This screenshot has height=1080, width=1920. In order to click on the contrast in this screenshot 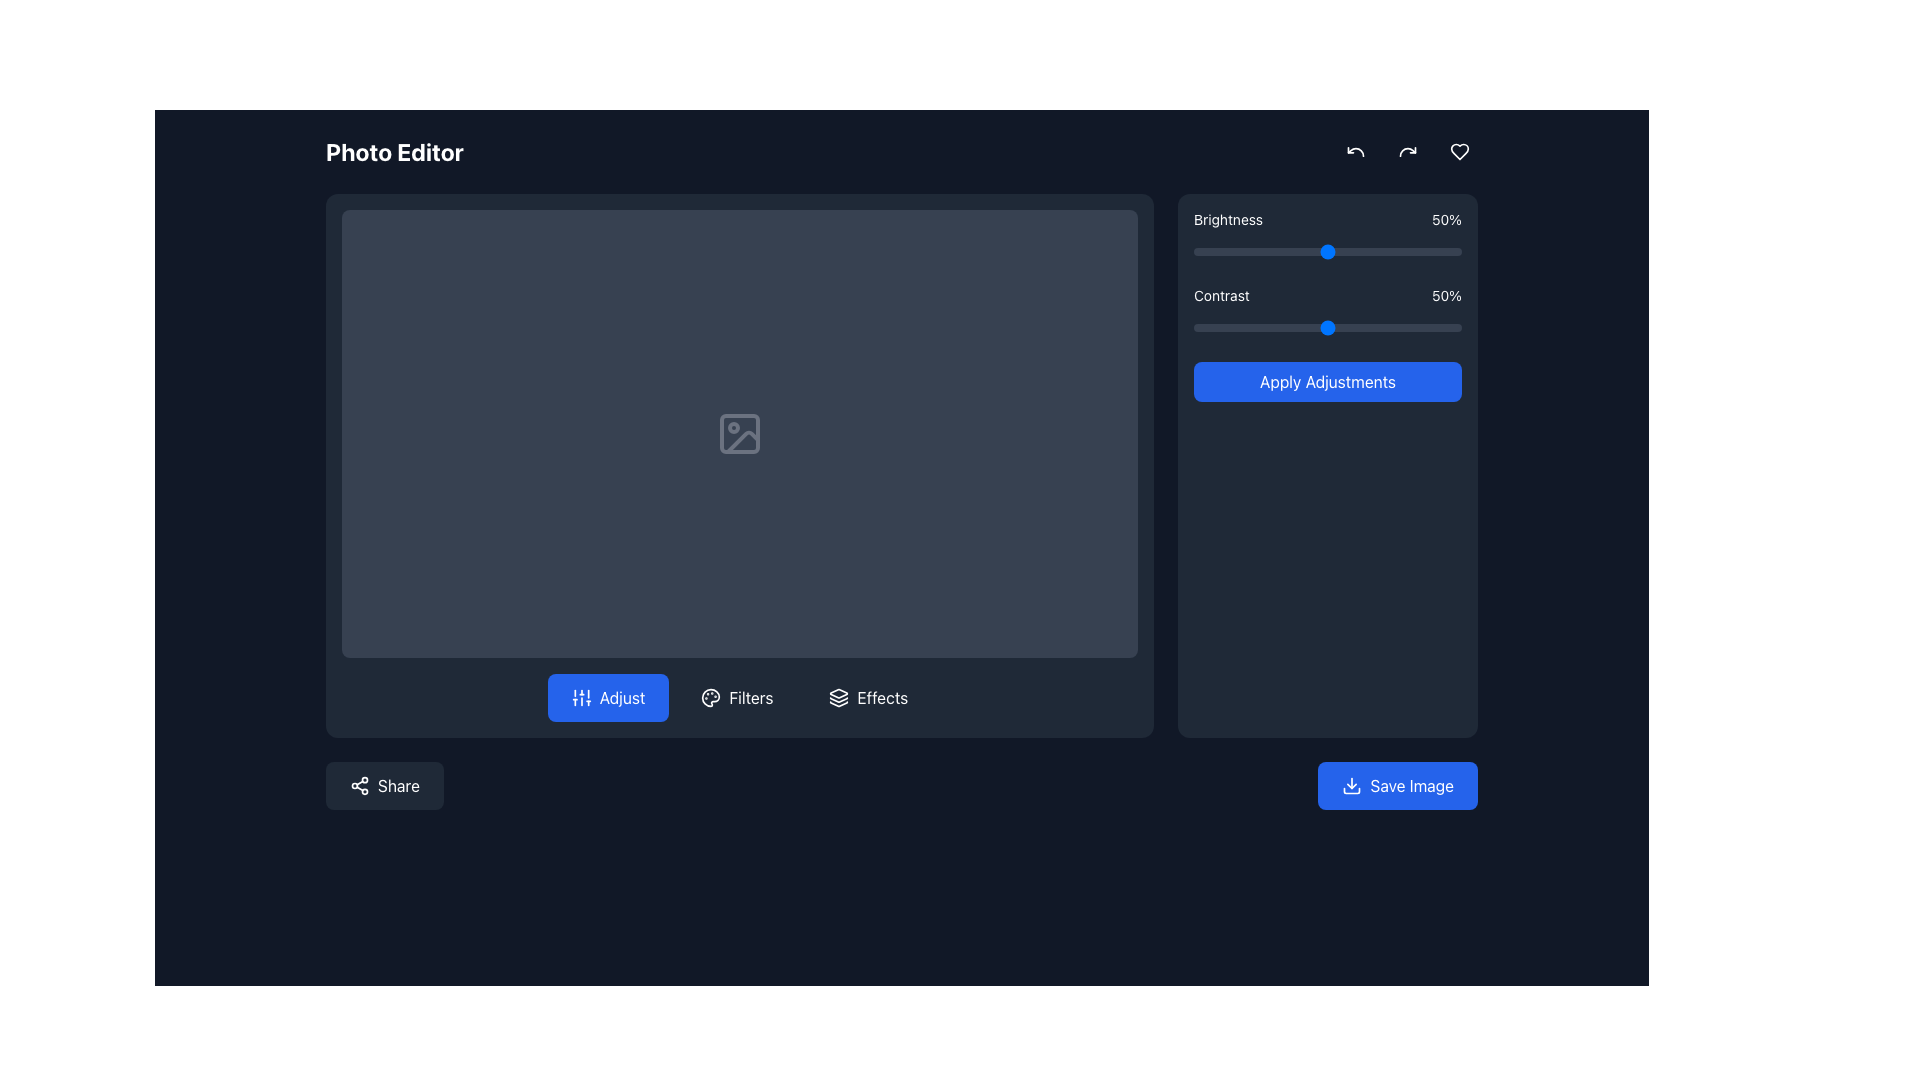, I will do `click(1196, 326)`.